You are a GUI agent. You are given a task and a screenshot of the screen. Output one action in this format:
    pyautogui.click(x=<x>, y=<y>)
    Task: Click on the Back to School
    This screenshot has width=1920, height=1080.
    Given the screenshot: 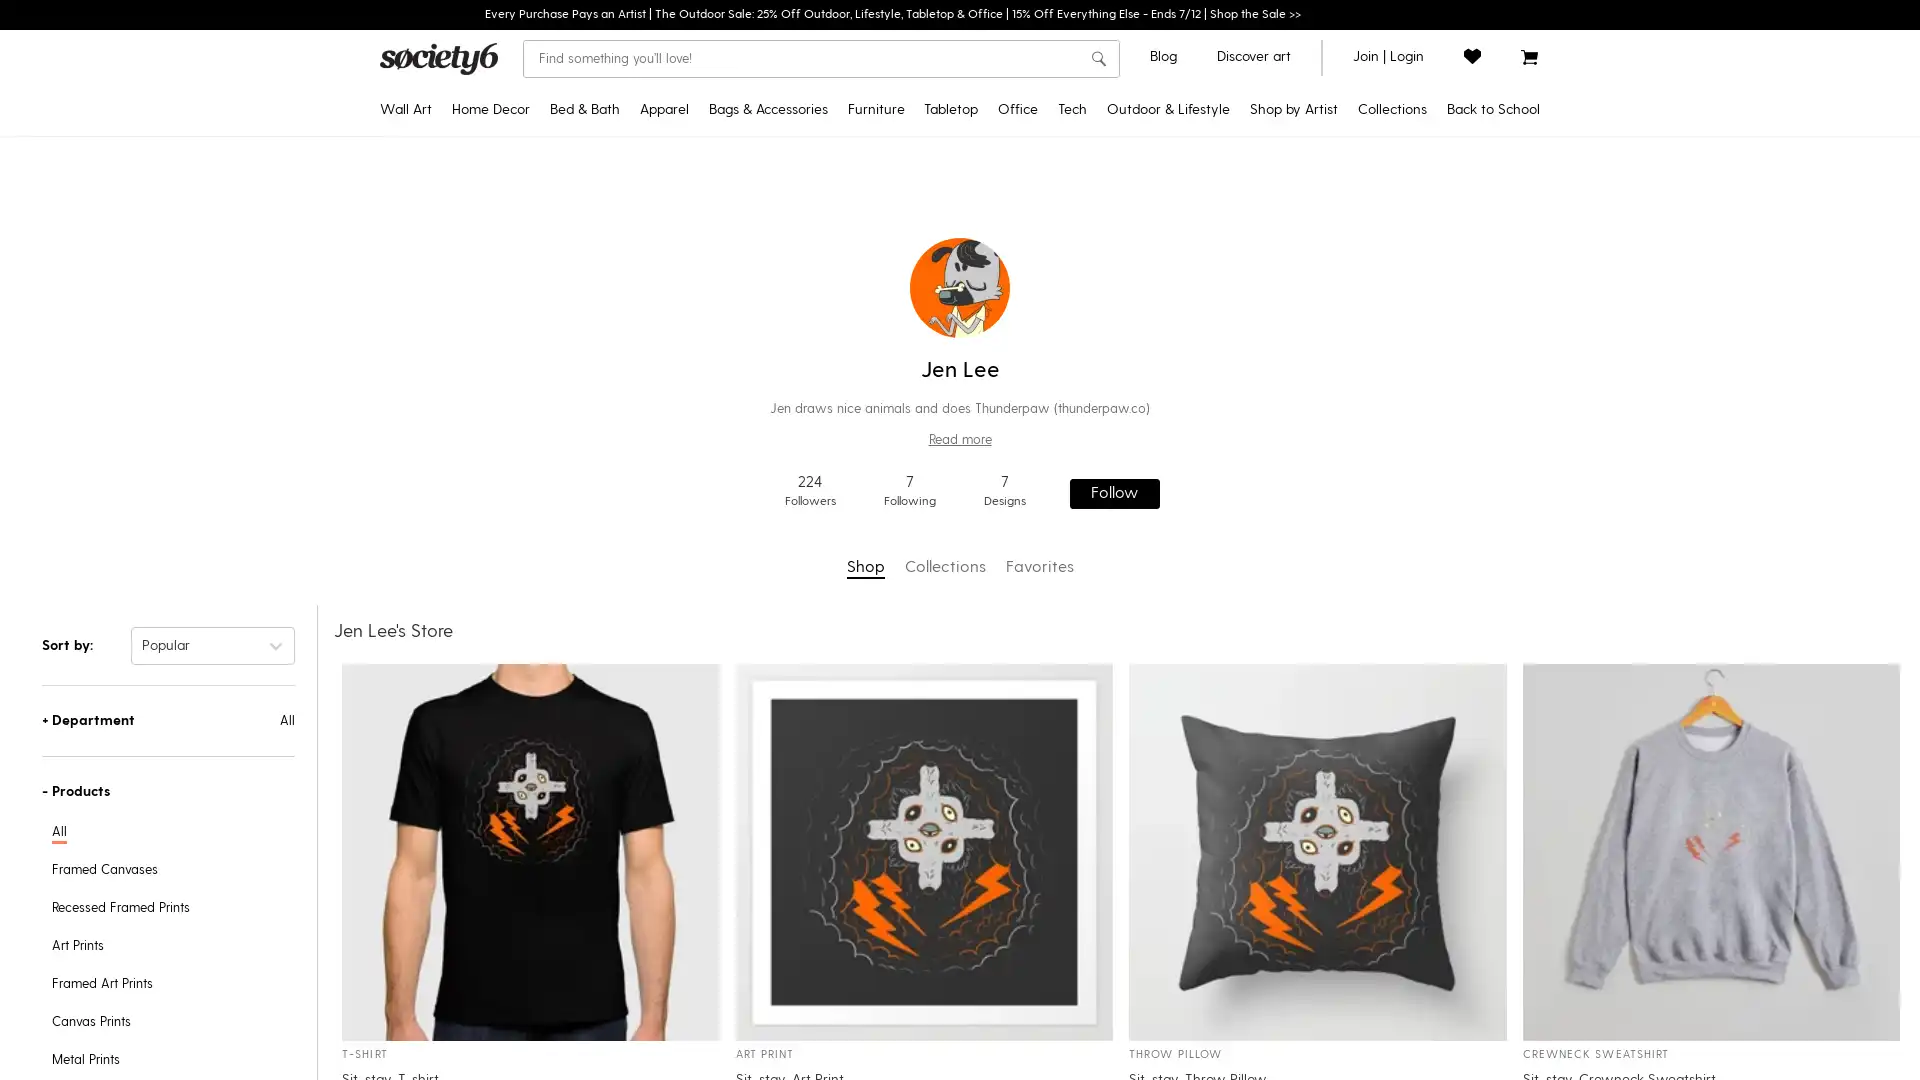 What is the action you would take?
    pyautogui.click(x=1492, y=110)
    